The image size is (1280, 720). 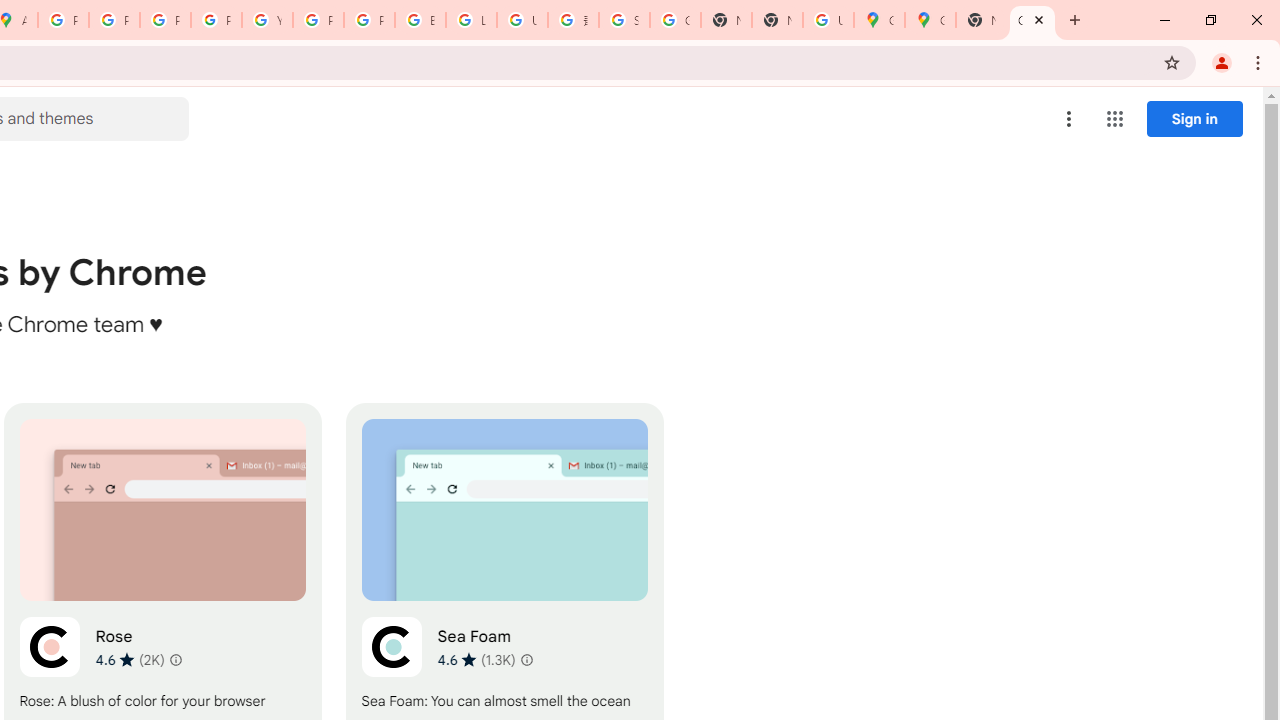 I want to click on 'Policy Accountability and Transparency - Transparency Center', so click(x=64, y=20).